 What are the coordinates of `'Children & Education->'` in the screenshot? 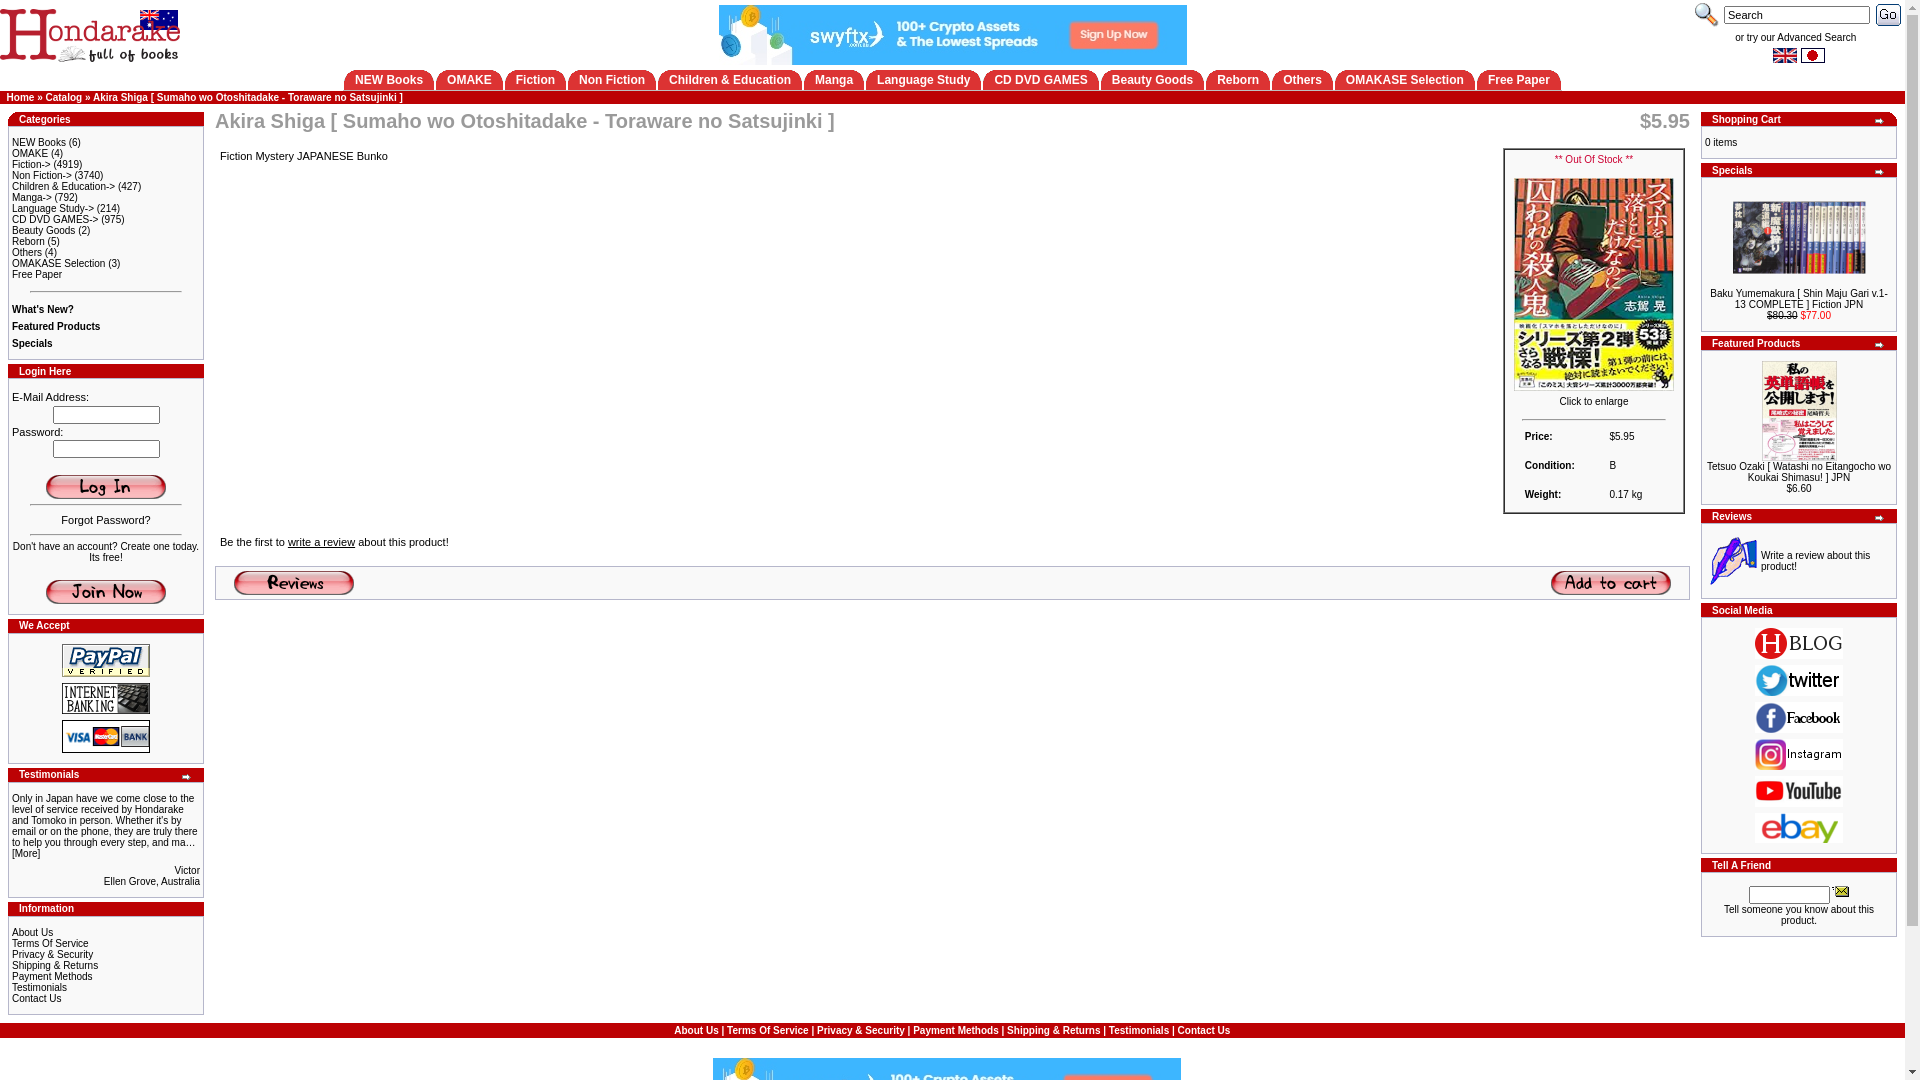 It's located at (63, 186).